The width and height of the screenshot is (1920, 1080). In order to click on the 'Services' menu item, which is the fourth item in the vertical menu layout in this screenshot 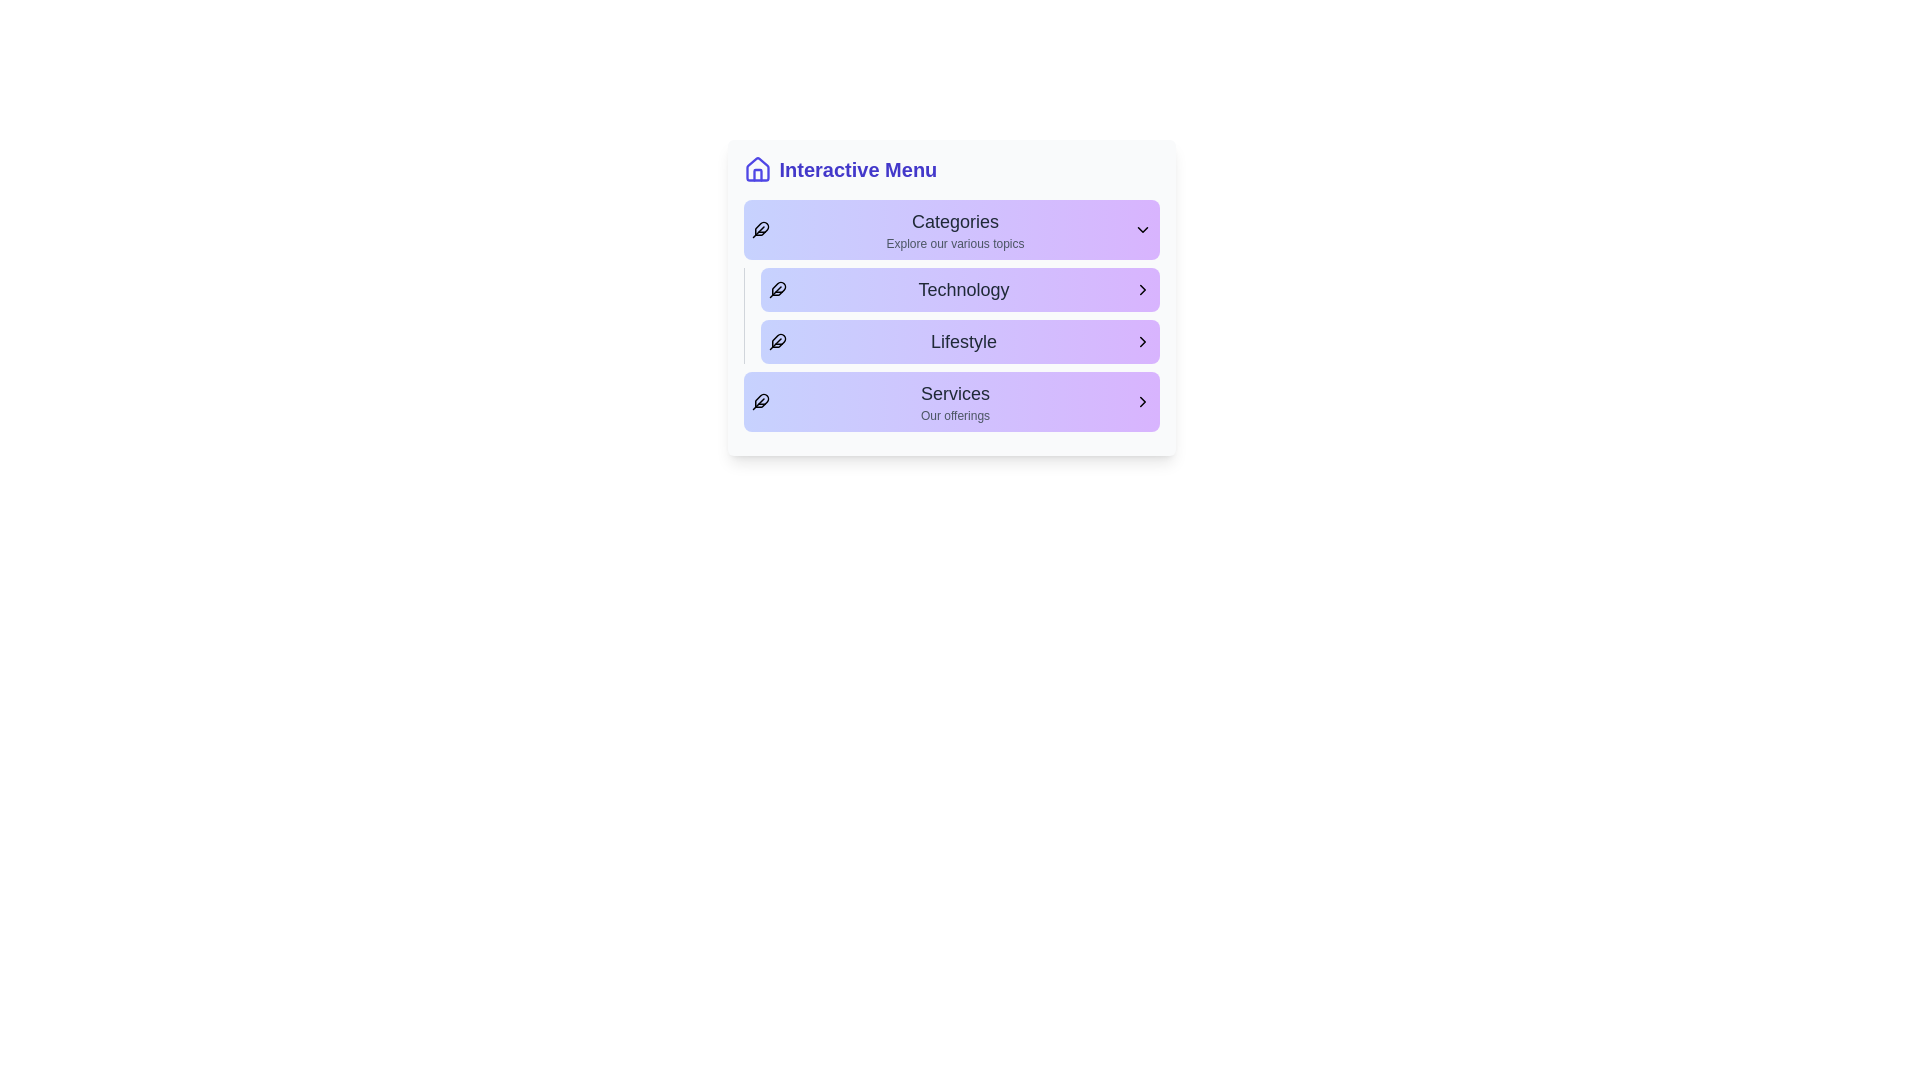, I will do `click(950, 401)`.